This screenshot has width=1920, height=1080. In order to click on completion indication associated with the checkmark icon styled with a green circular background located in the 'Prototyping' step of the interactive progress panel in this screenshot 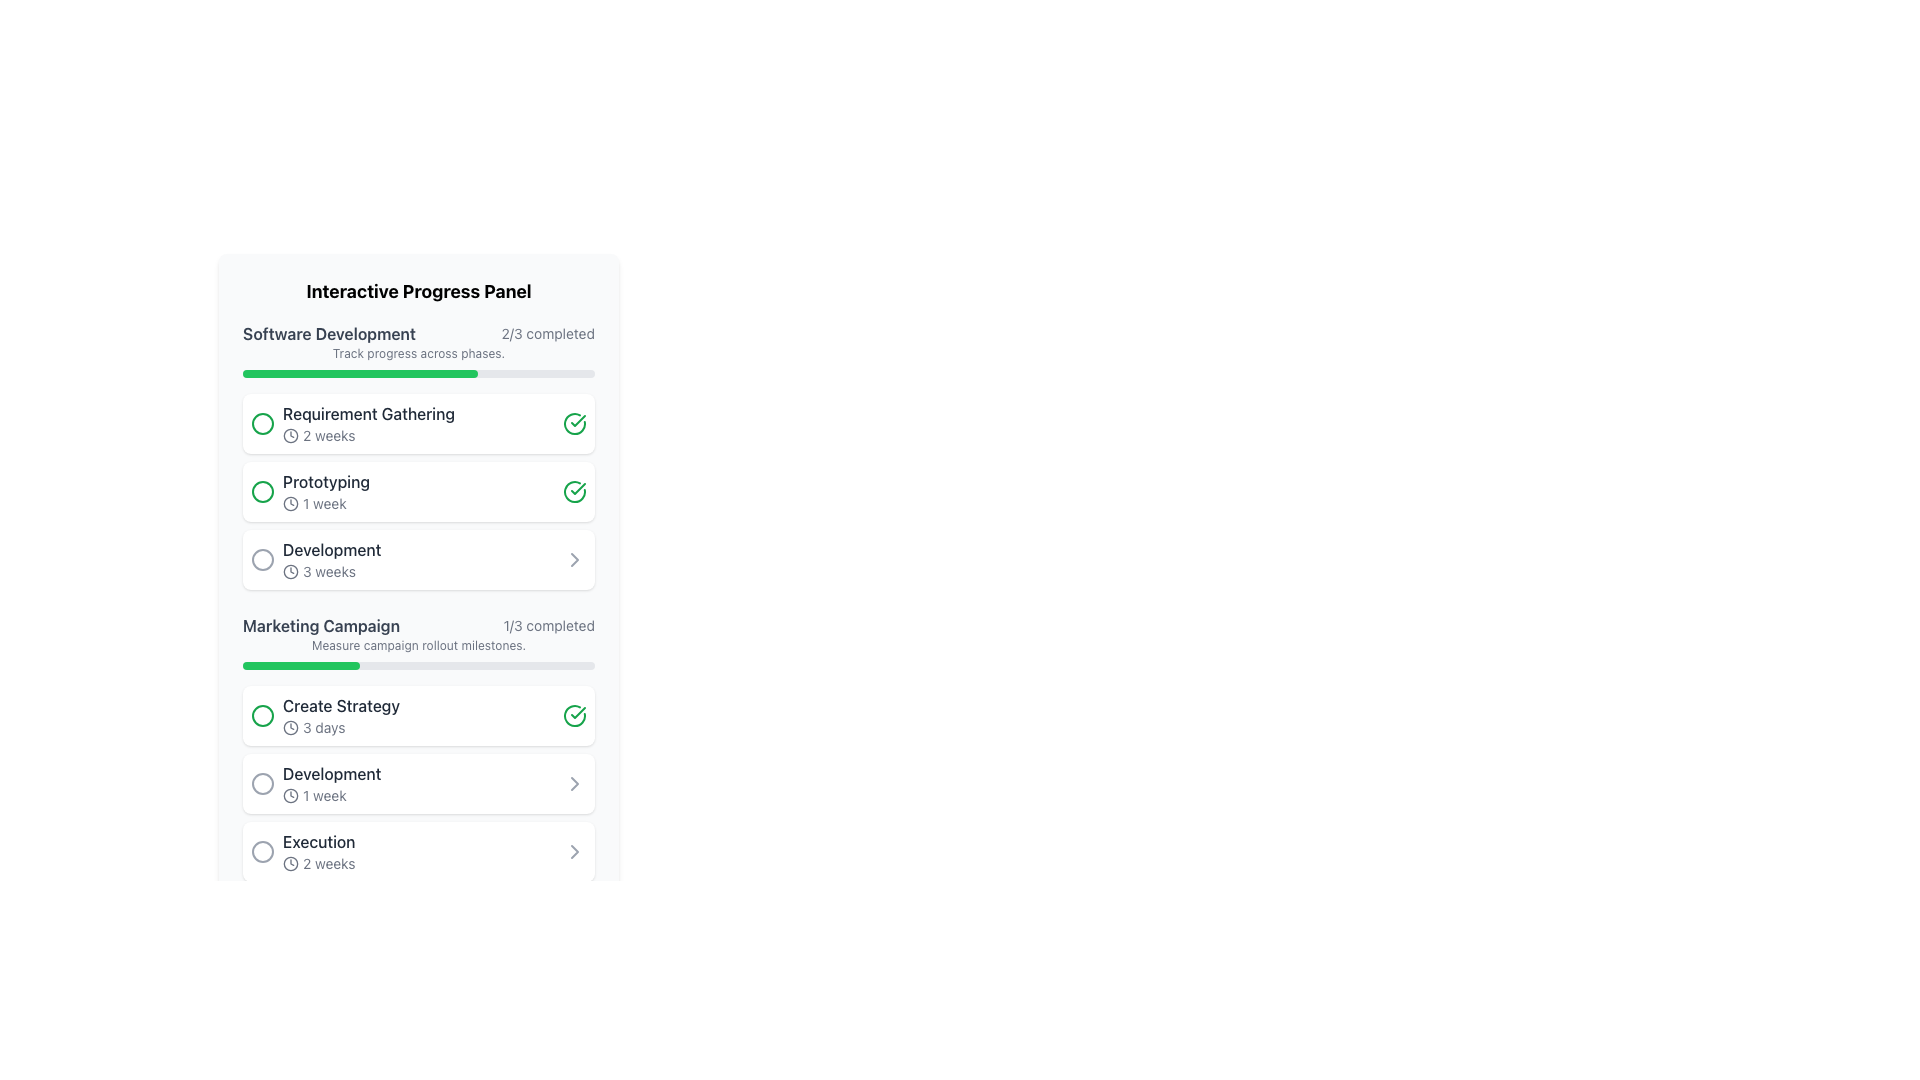, I will do `click(574, 492)`.